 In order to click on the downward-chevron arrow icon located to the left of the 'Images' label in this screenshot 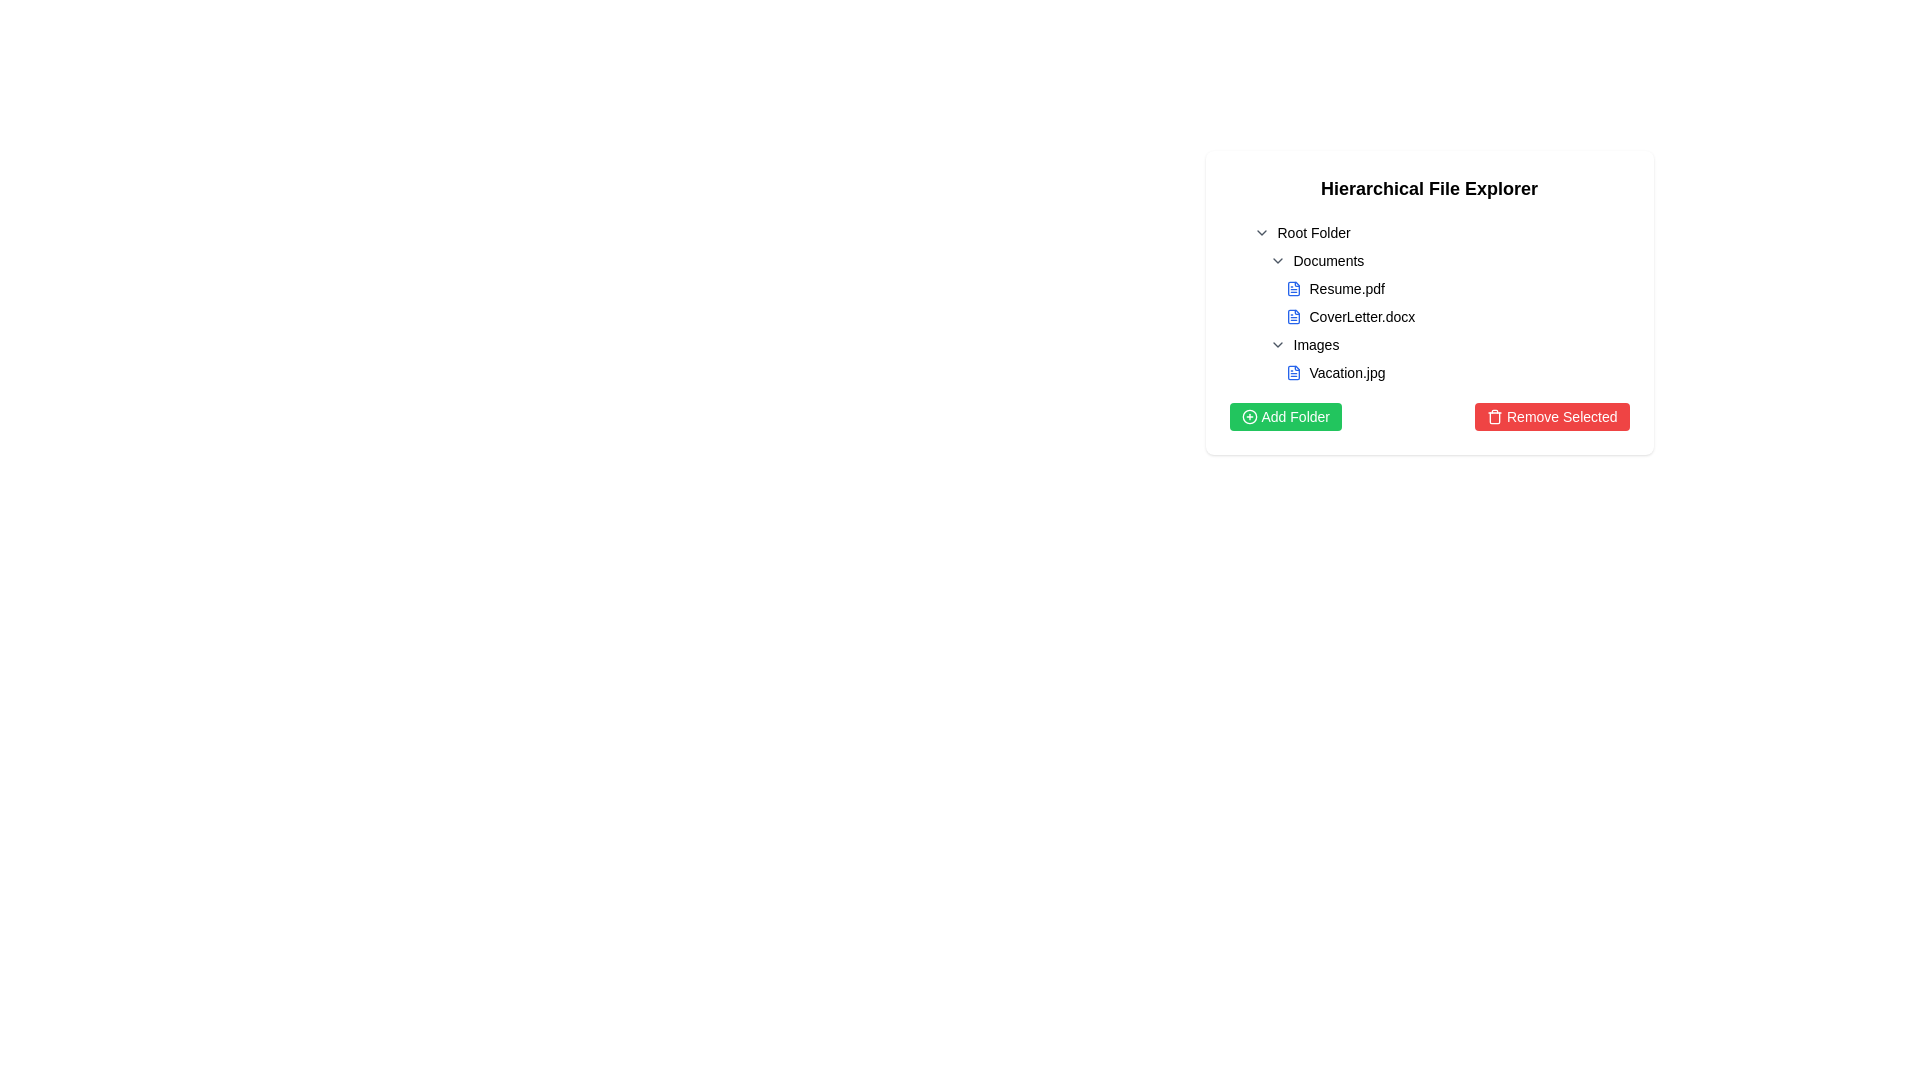, I will do `click(1276, 343)`.